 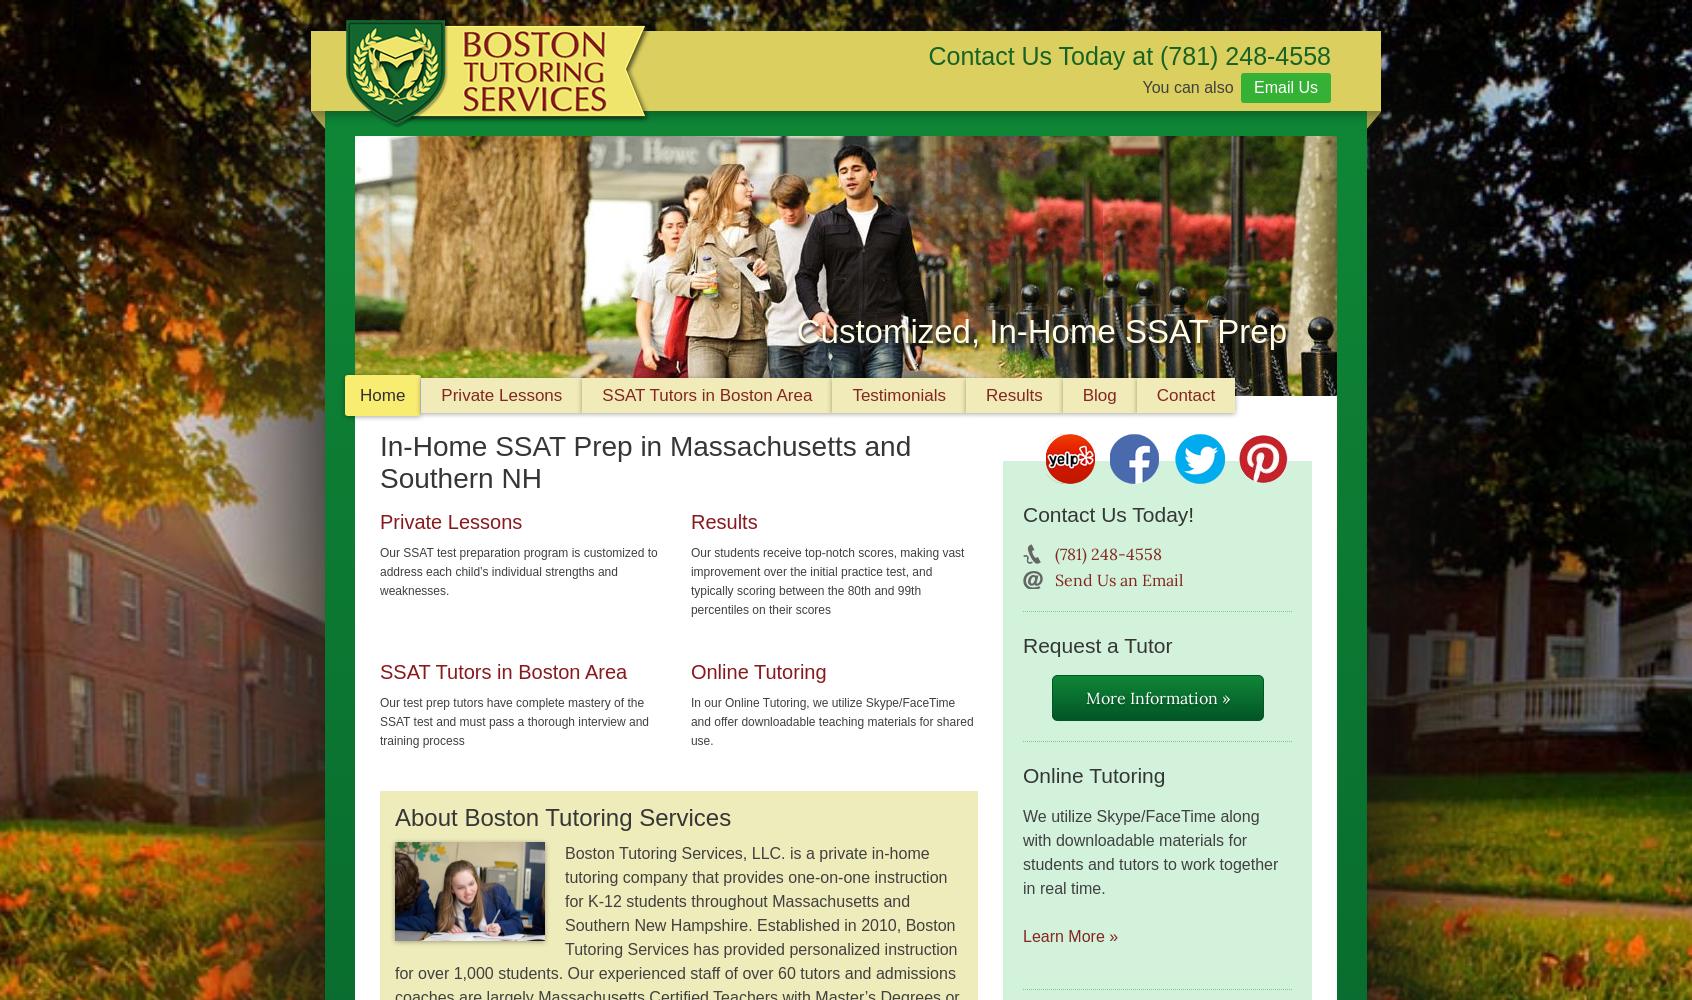 I want to click on 'In-Home SSAT Prep in Massachusetts and Southern NH', so click(x=645, y=461).